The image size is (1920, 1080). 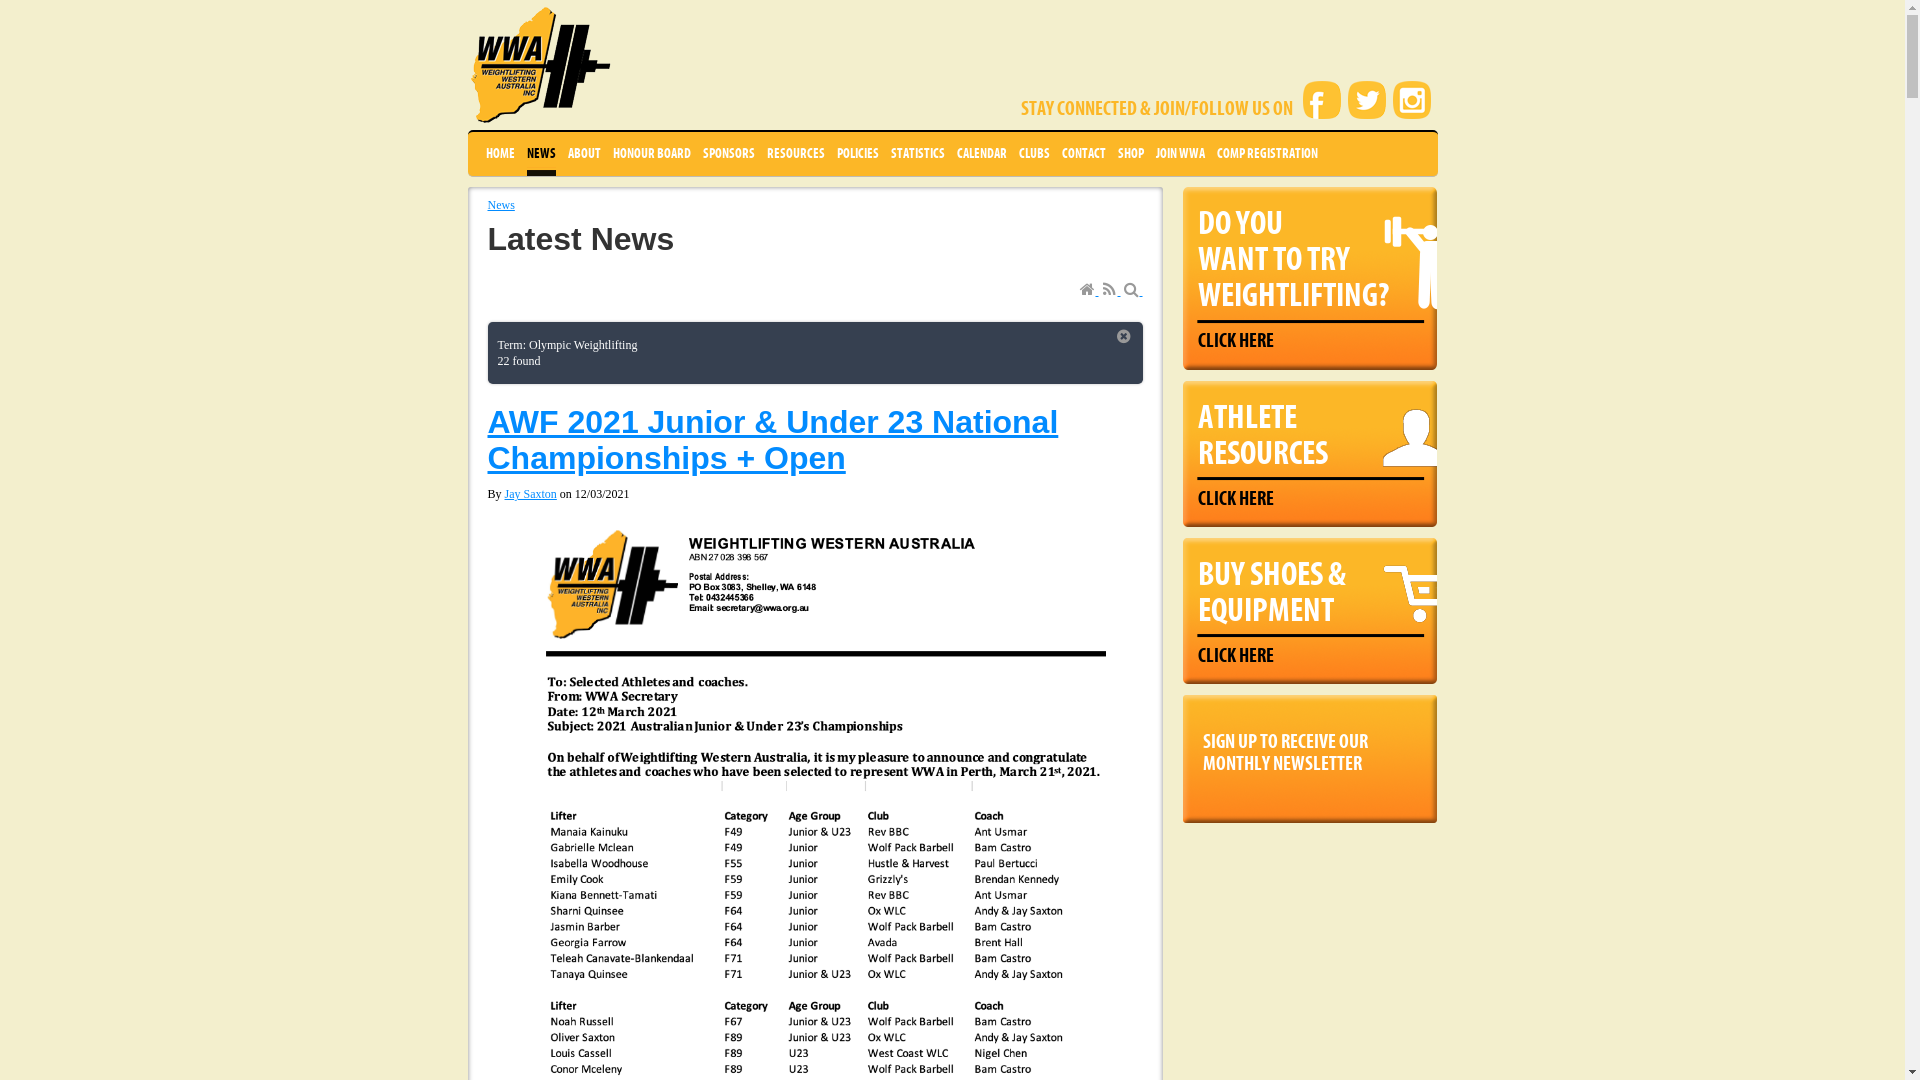 I want to click on 'SIGN UP TO RECEIVE OUR MONTHLY NEWSLETTER', so click(x=1181, y=748).